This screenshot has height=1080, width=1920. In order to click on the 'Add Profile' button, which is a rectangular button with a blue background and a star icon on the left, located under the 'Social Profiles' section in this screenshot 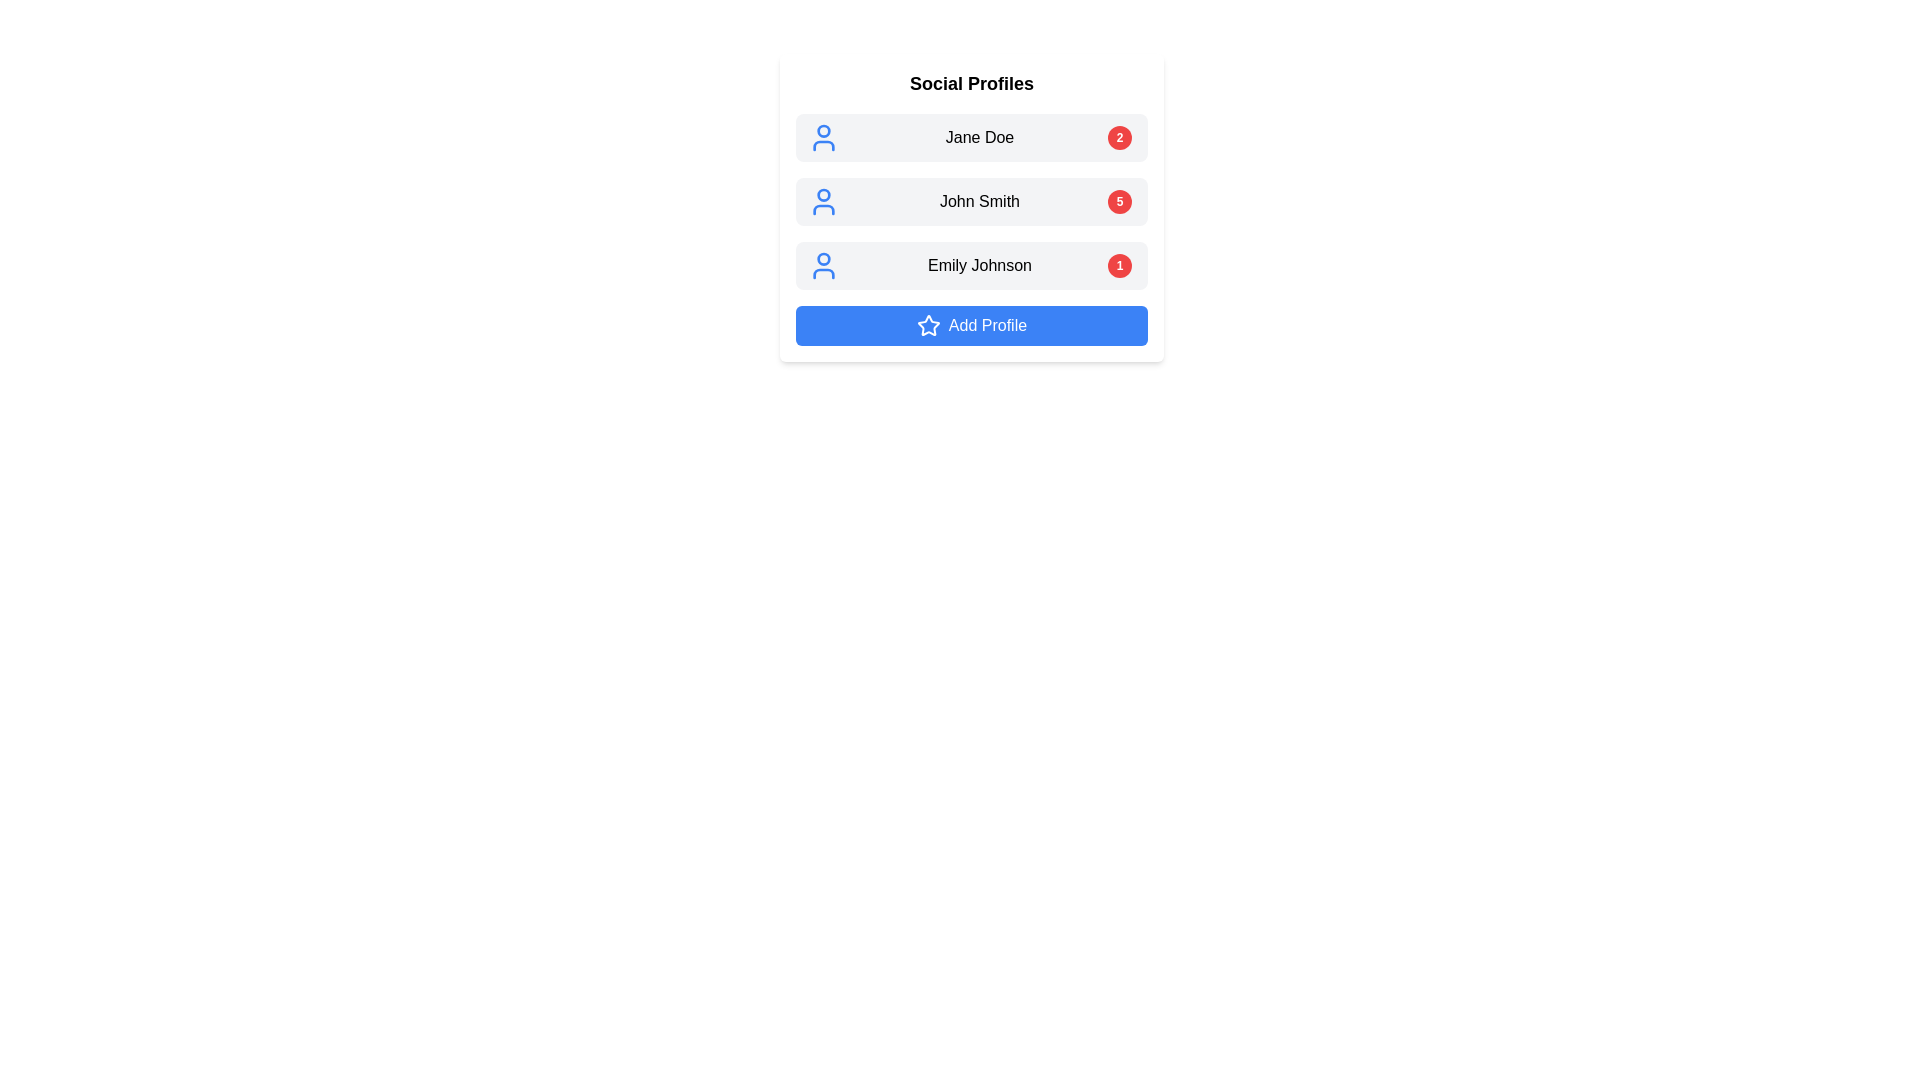, I will do `click(971, 325)`.